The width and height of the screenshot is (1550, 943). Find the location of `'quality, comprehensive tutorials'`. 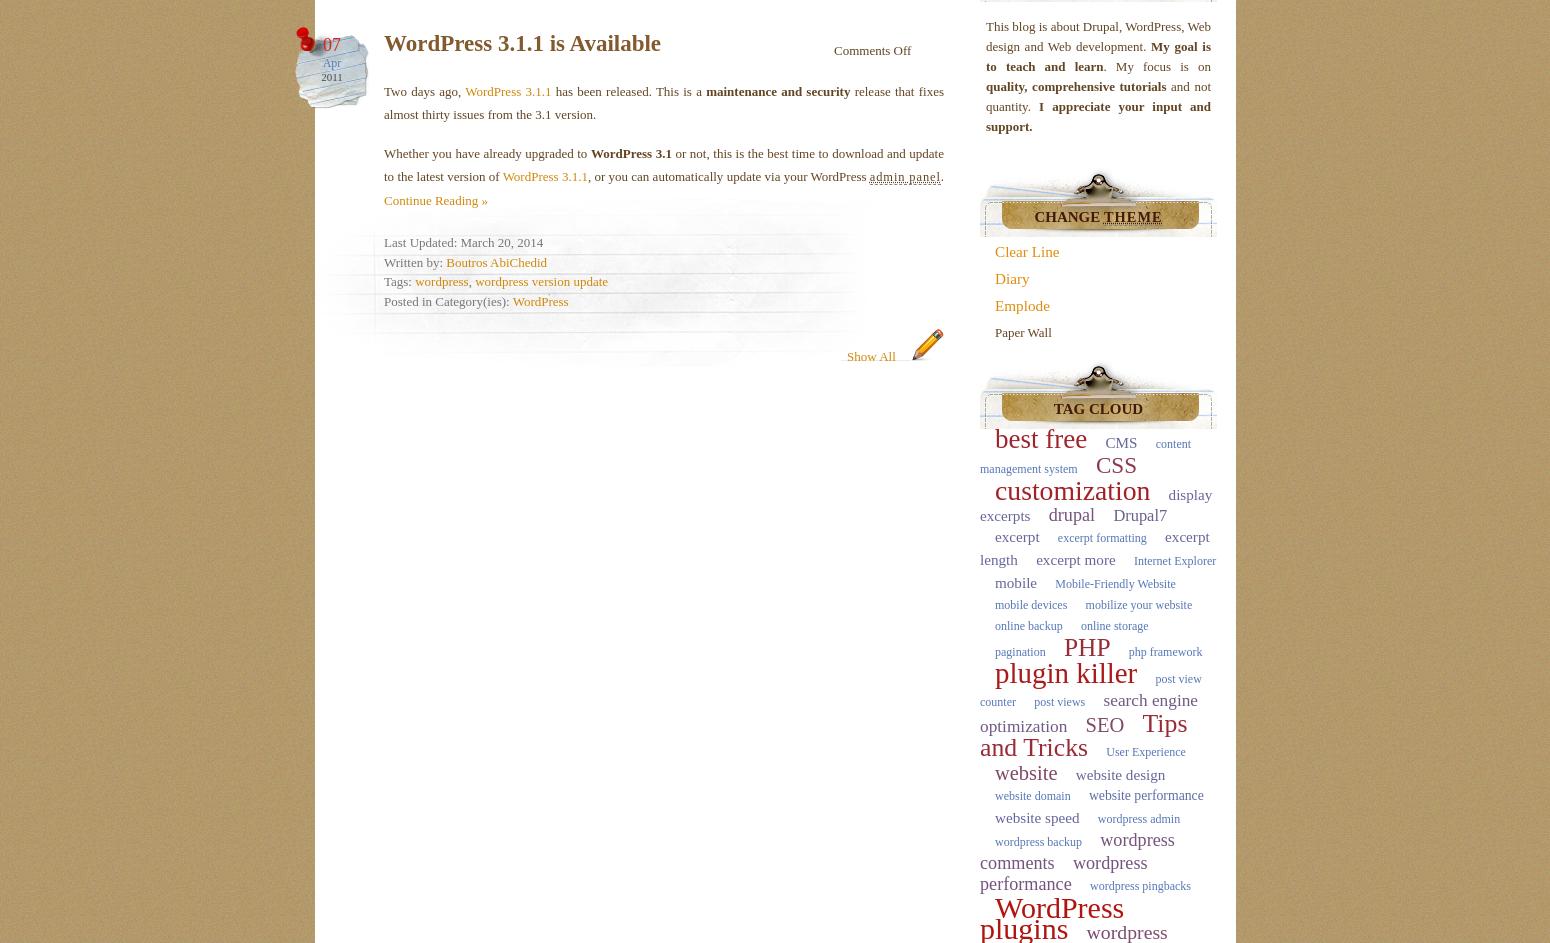

'quality, comprehensive tutorials' is located at coordinates (1076, 85).